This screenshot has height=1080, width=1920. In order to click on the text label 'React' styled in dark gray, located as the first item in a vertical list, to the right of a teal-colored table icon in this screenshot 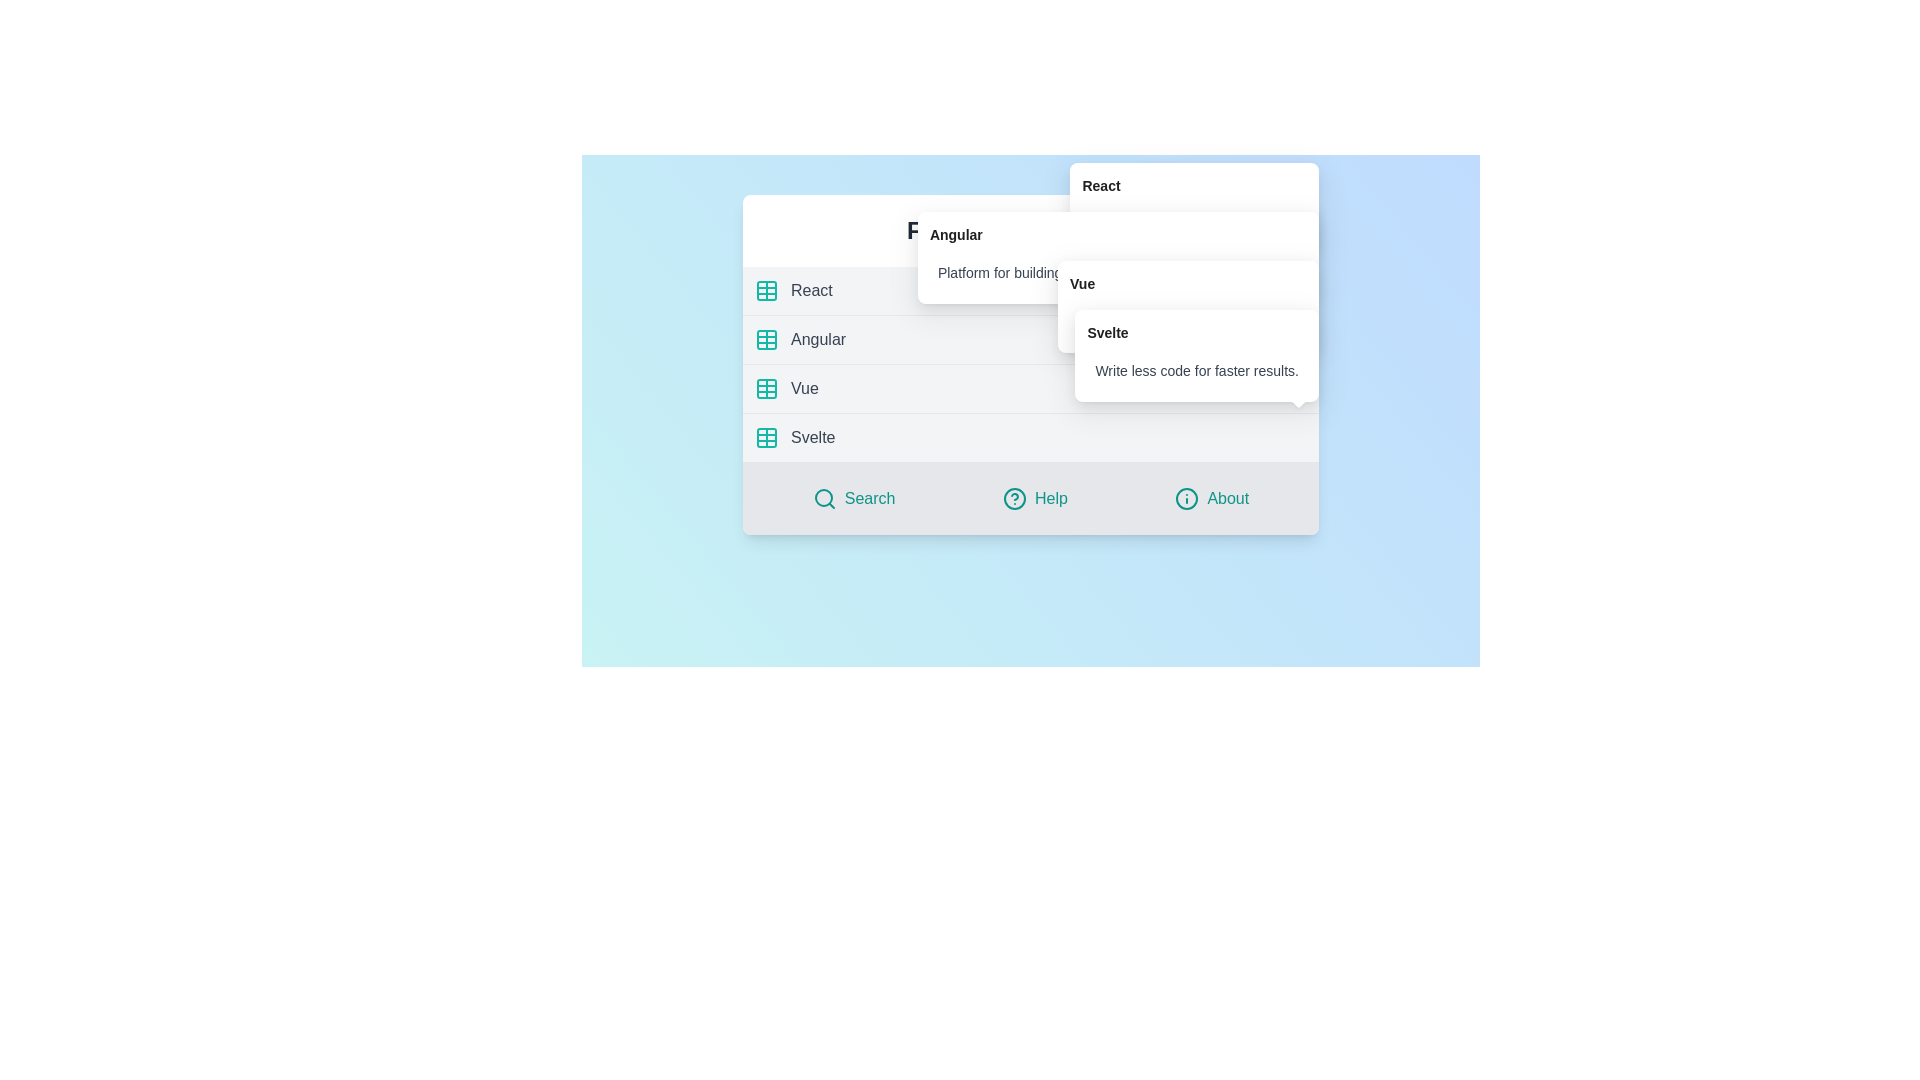, I will do `click(811, 290)`.